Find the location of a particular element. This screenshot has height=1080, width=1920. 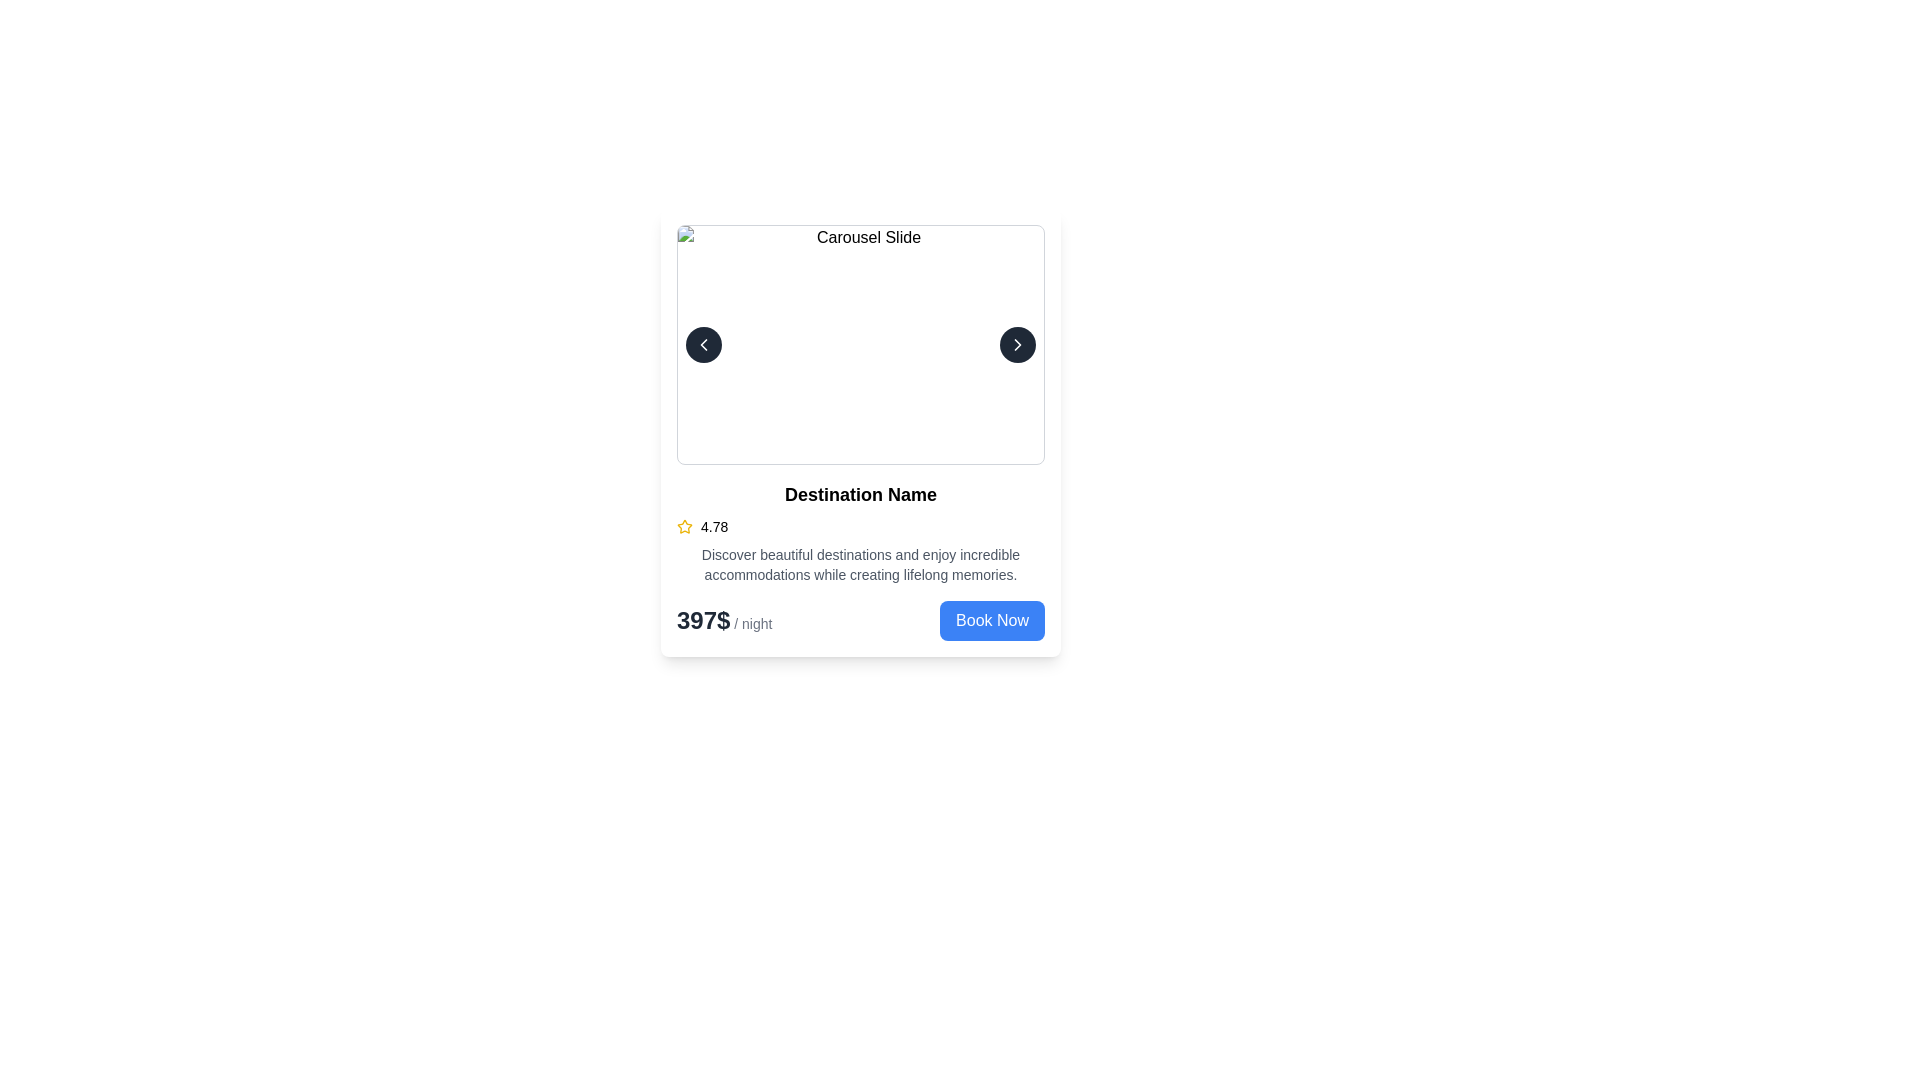

the second navigation button on the right side of the carousel is located at coordinates (1017, 343).